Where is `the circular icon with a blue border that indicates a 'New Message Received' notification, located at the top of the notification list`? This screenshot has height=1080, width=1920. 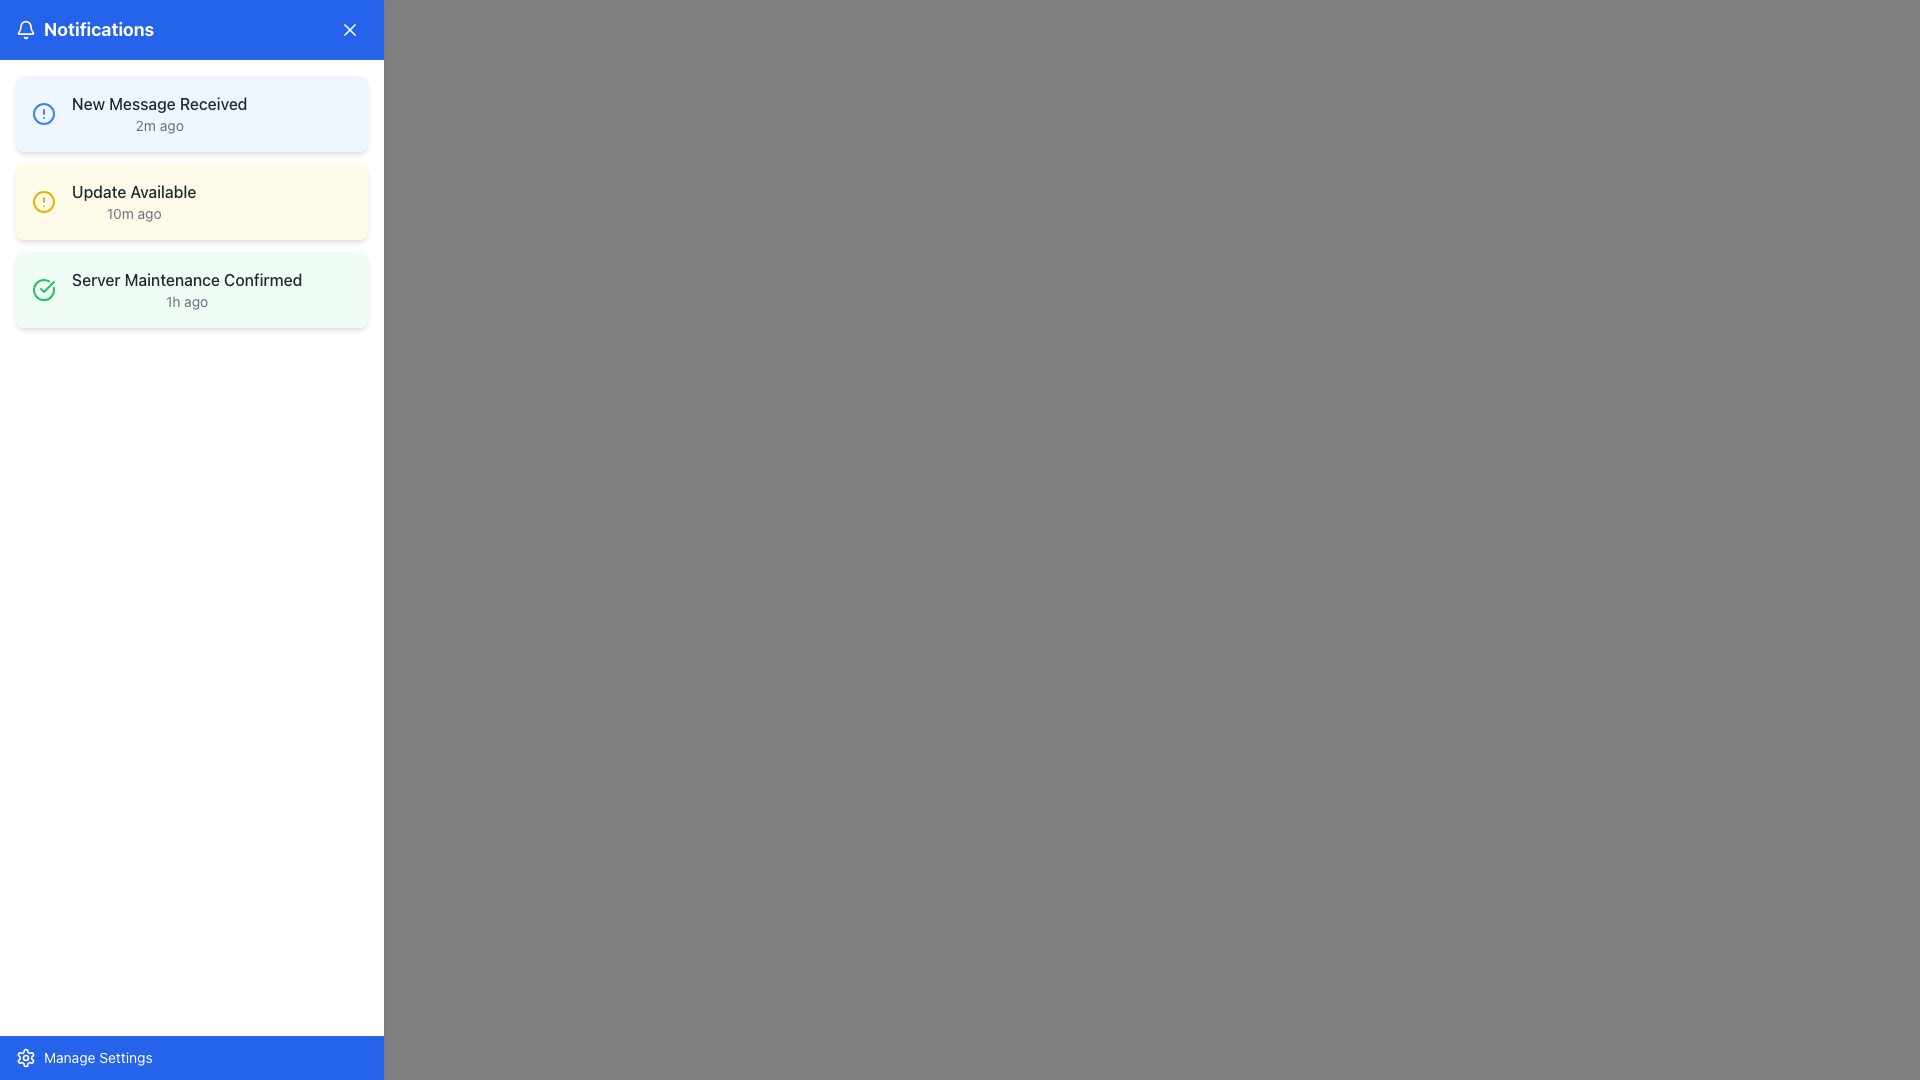 the circular icon with a blue border that indicates a 'New Message Received' notification, located at the top of the notification list is located at coordinates (43, 114).